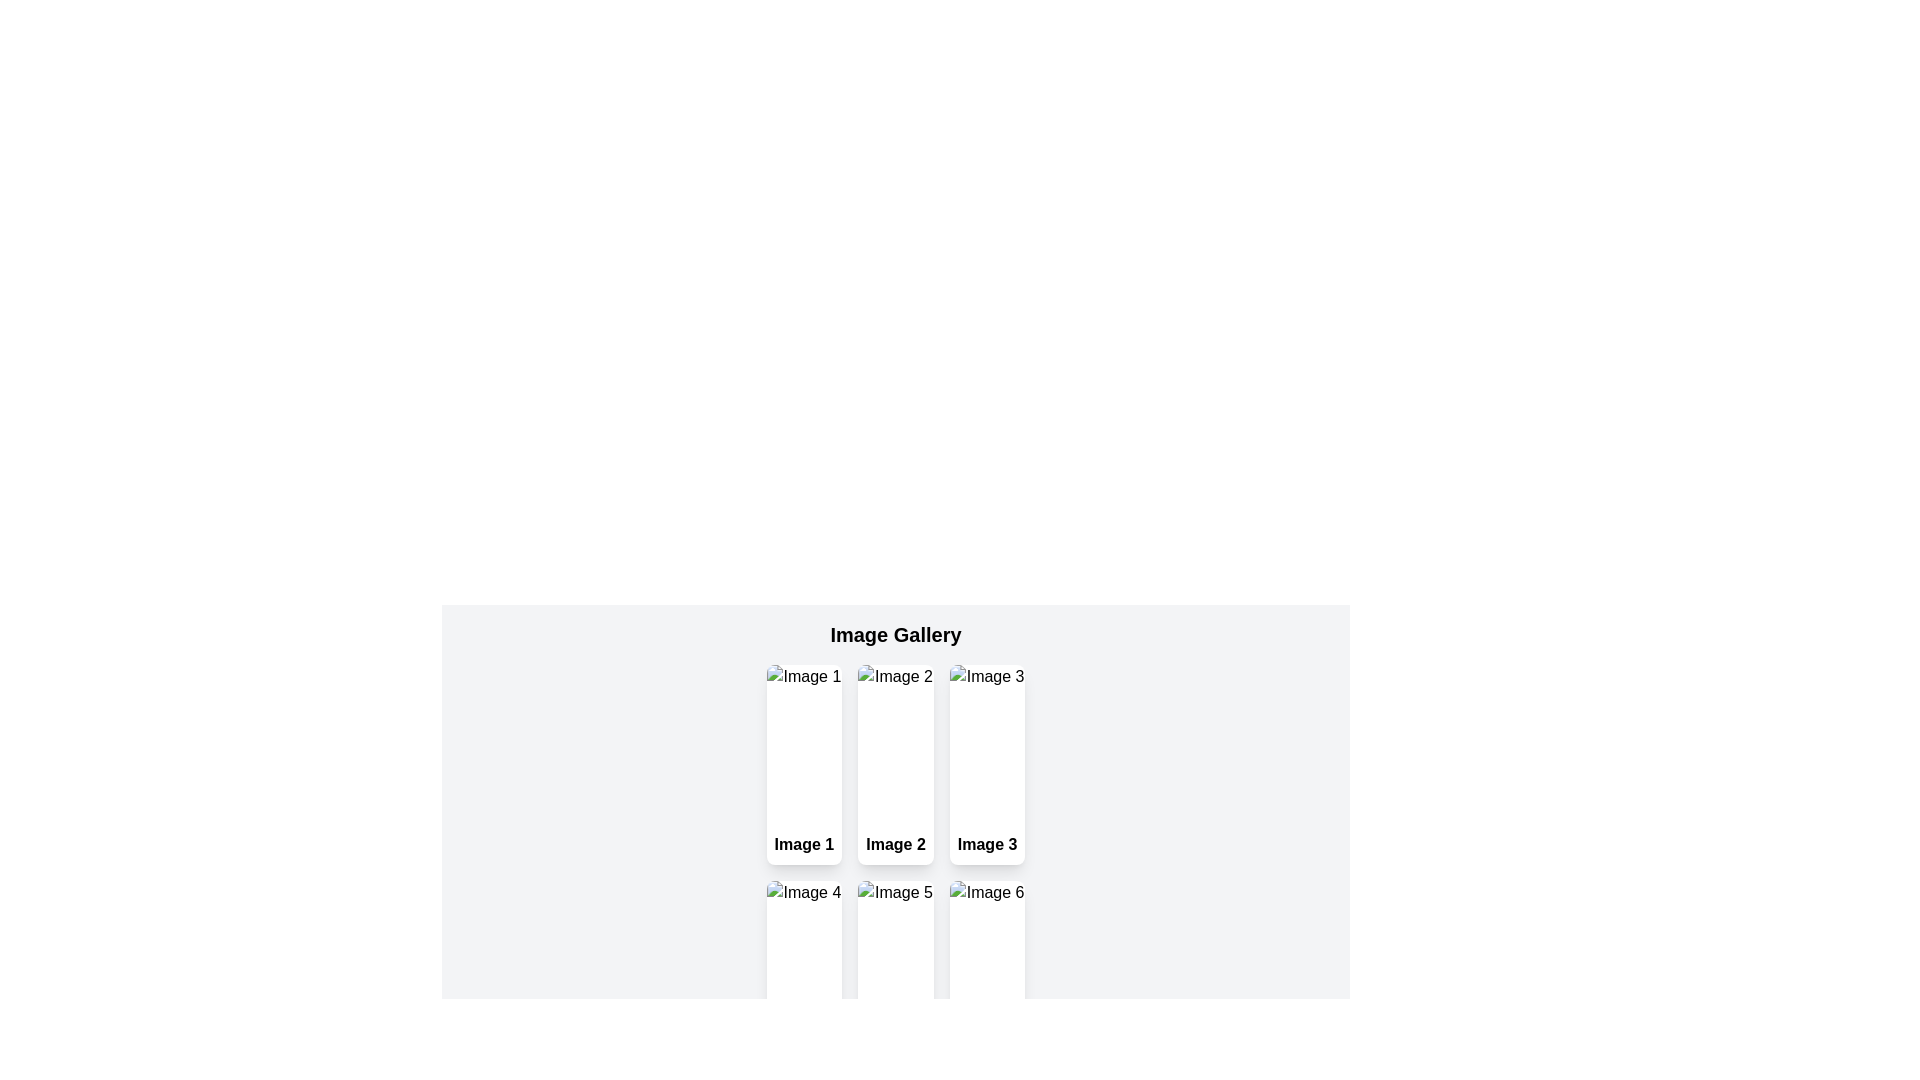 This screenshot has width=1920, height=1080. What do you see at coordinates (804, 959) in the screenshot?
I see `the image identified as 'Image 4', located in the second row, first column of the grid layout` at bounding box center [804, 959].